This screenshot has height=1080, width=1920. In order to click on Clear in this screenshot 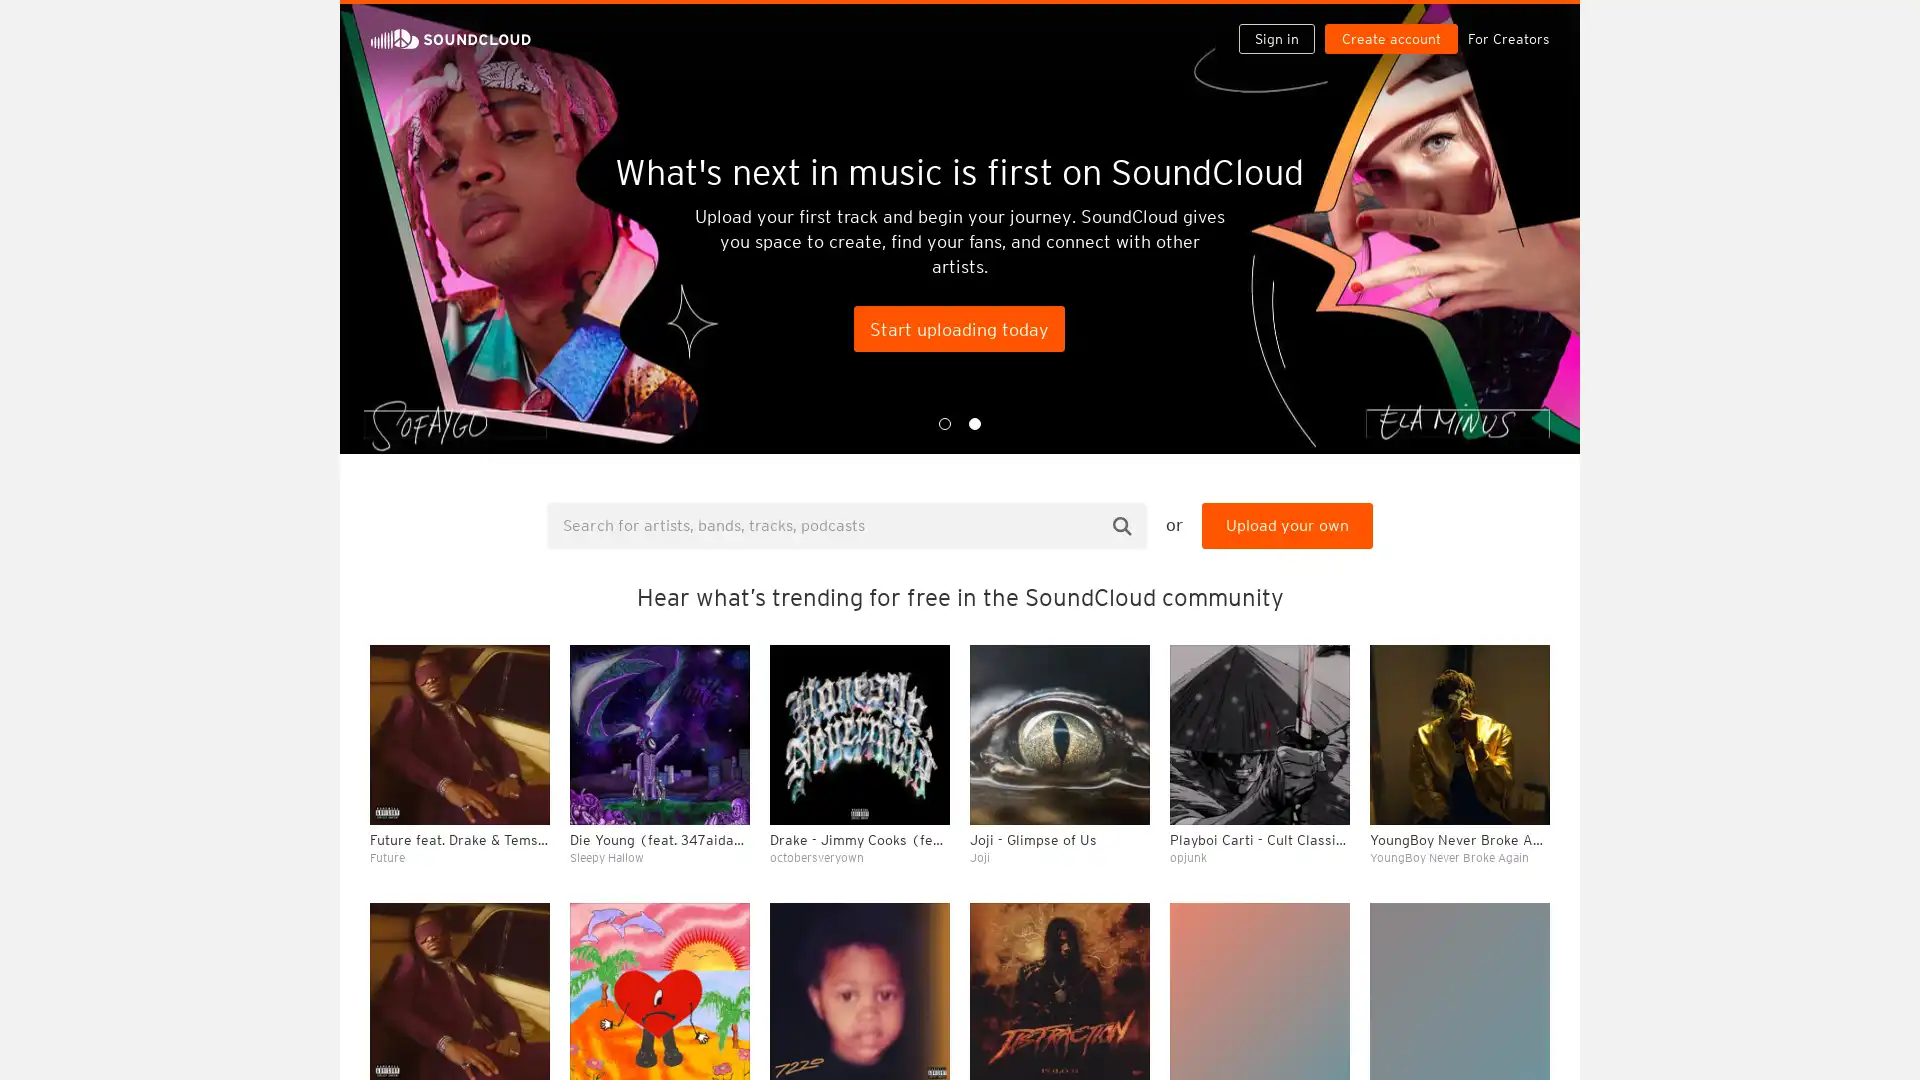, I will do `click(1482, 546)`.